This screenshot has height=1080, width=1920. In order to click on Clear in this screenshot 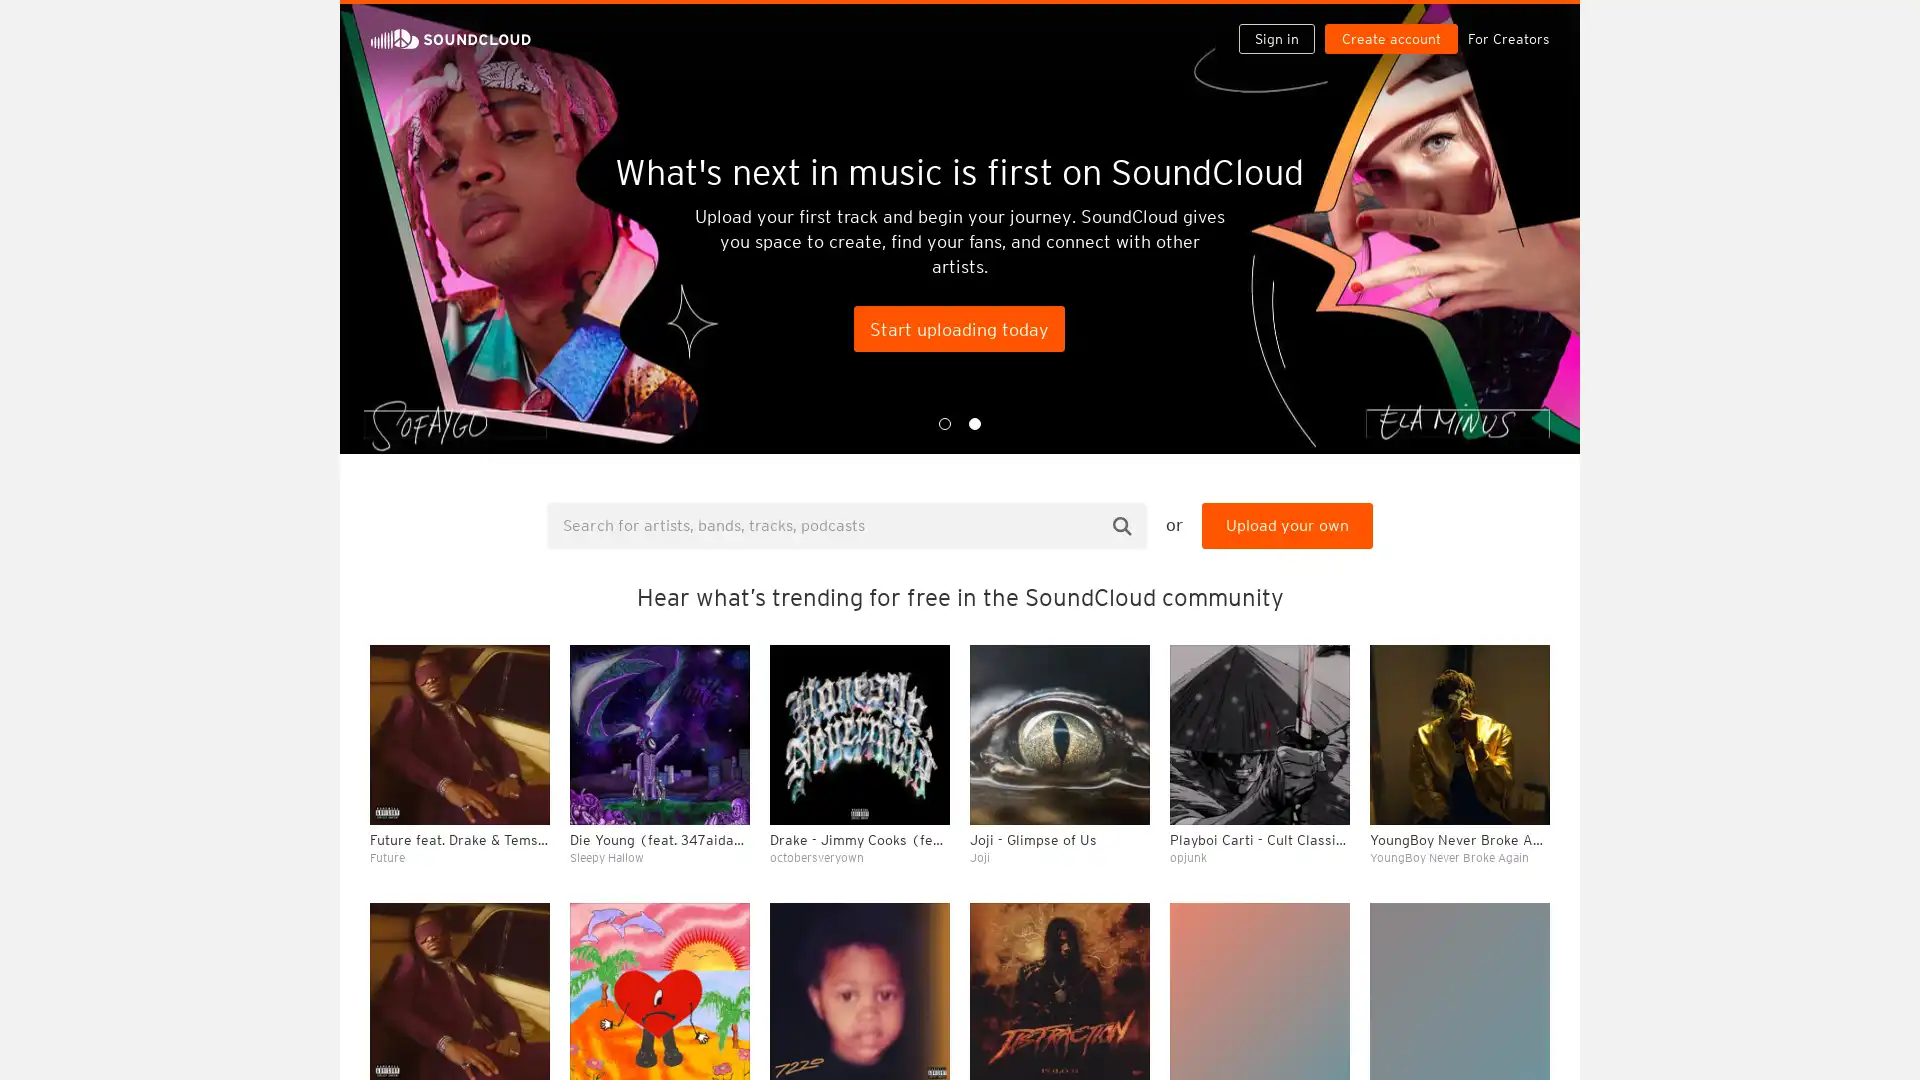, I will do `click(1482, 546)`.